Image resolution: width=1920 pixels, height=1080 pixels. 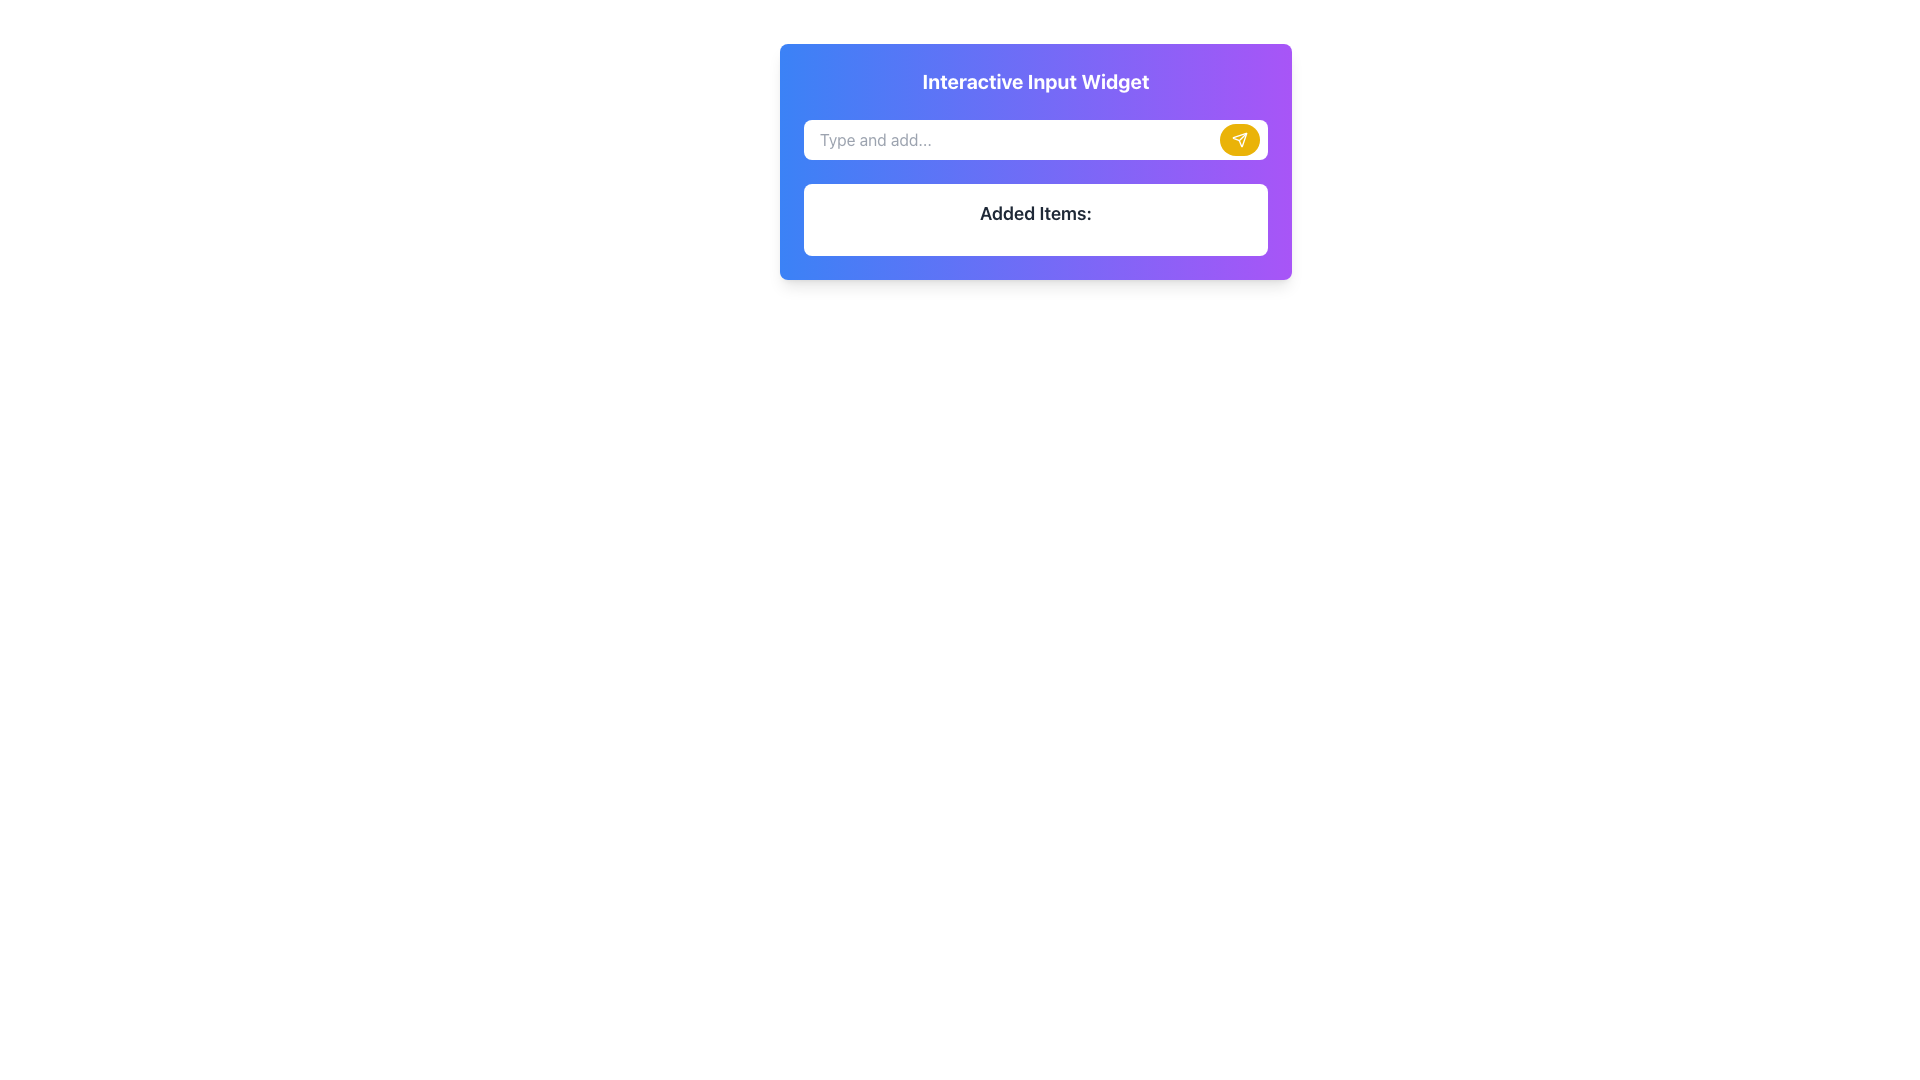 What do you see at coordinates (1036, 80) in the screenshot?
I see `the text label reading 'Interactive Input Widget' which is styled with a bold, extra-large font and is centered horizontally on a gradient background transitioning from blue to purple` at bounding box center [1036, 80].